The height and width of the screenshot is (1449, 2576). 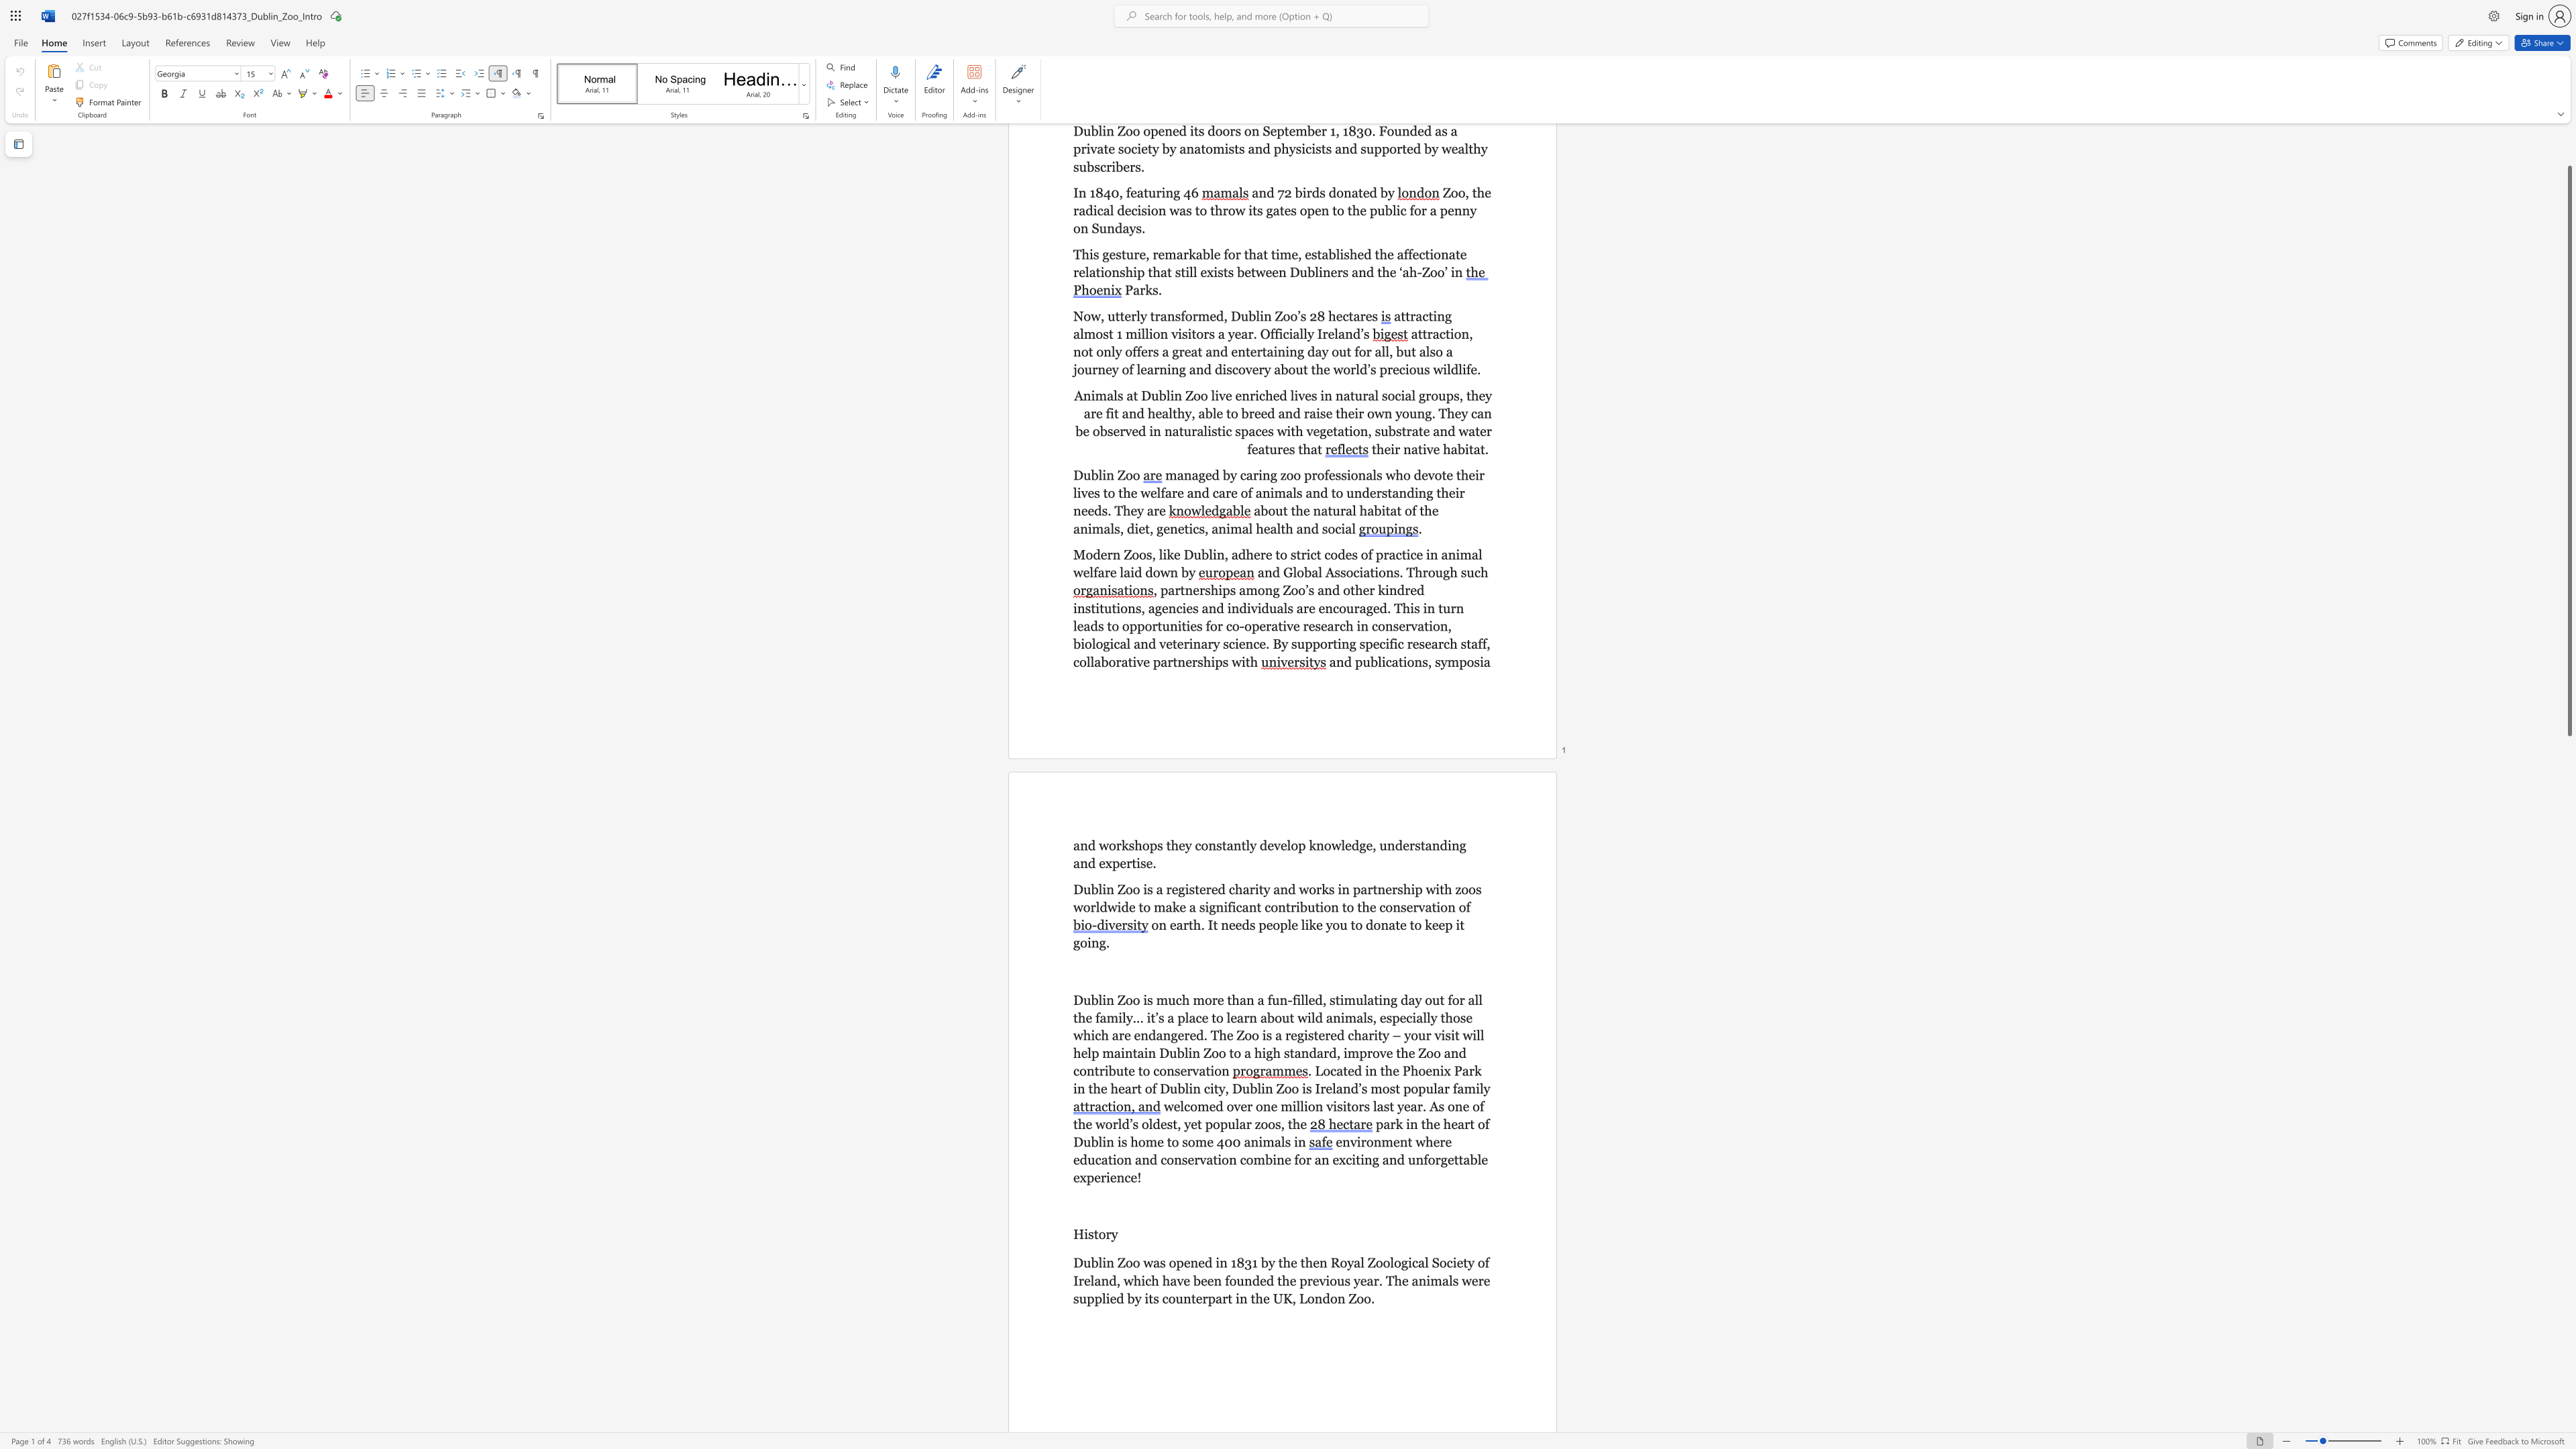 I want to click on the subset text "tion" within the text "Dublin Zoo to a high standard, improve the Zoo and contribute to conservation", so click(x=1205, y=1071).